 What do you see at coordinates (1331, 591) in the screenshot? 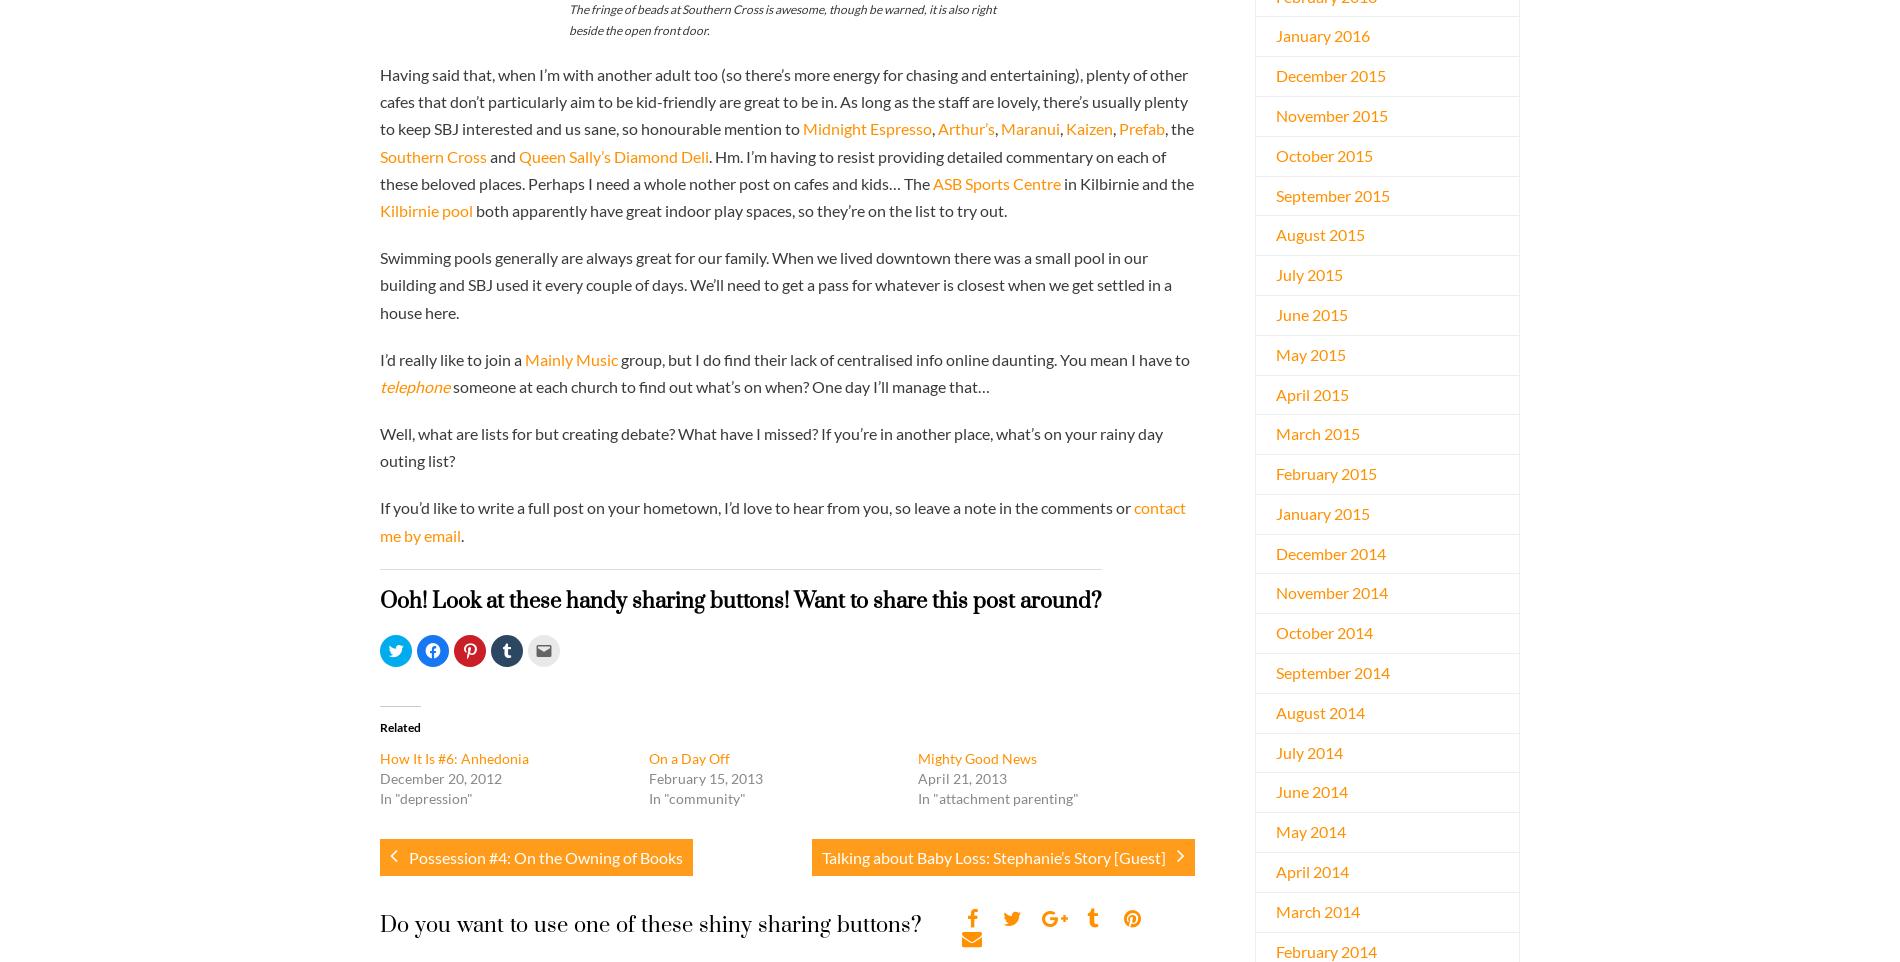
I see `'November 2014'` at bounding box center [1331, 591].